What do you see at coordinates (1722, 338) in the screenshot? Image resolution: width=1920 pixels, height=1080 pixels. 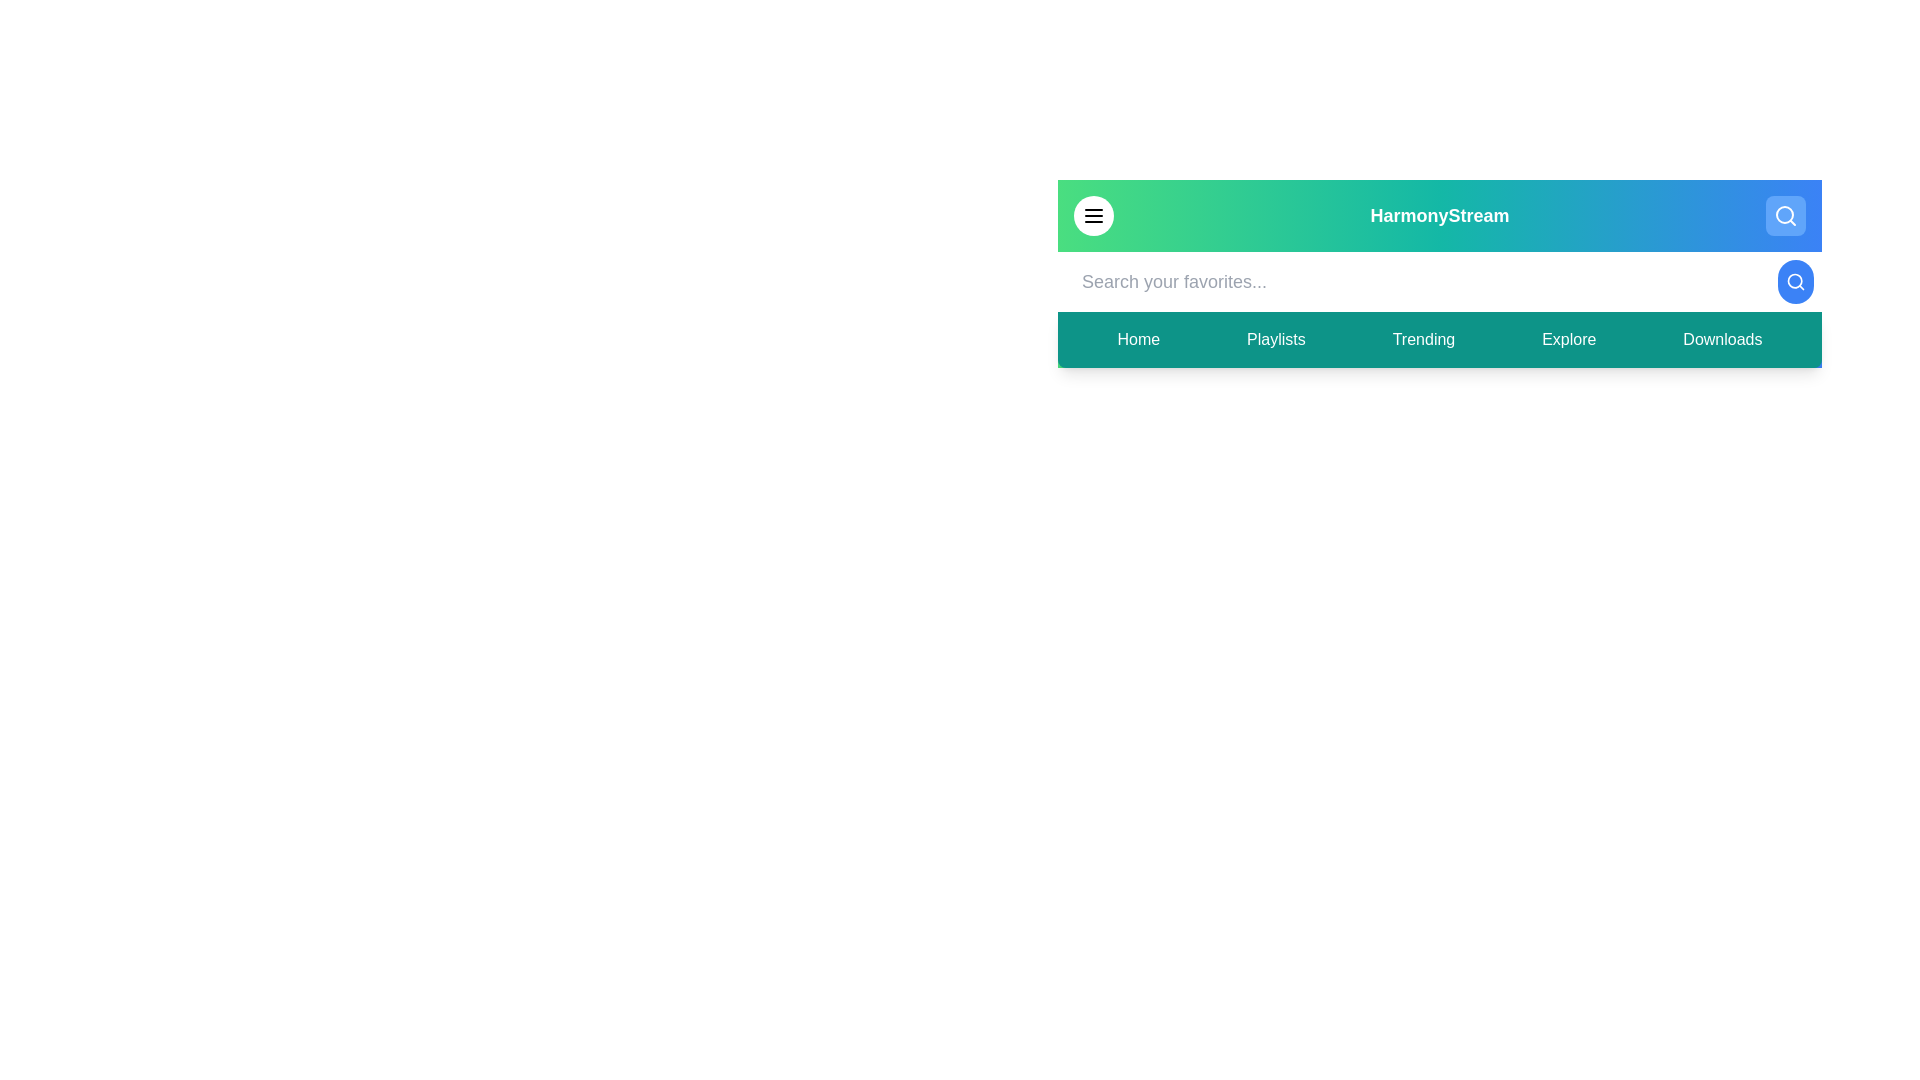 I see `the navigation menu item corresponding to Downloads` at bounding box center [1722, 338].